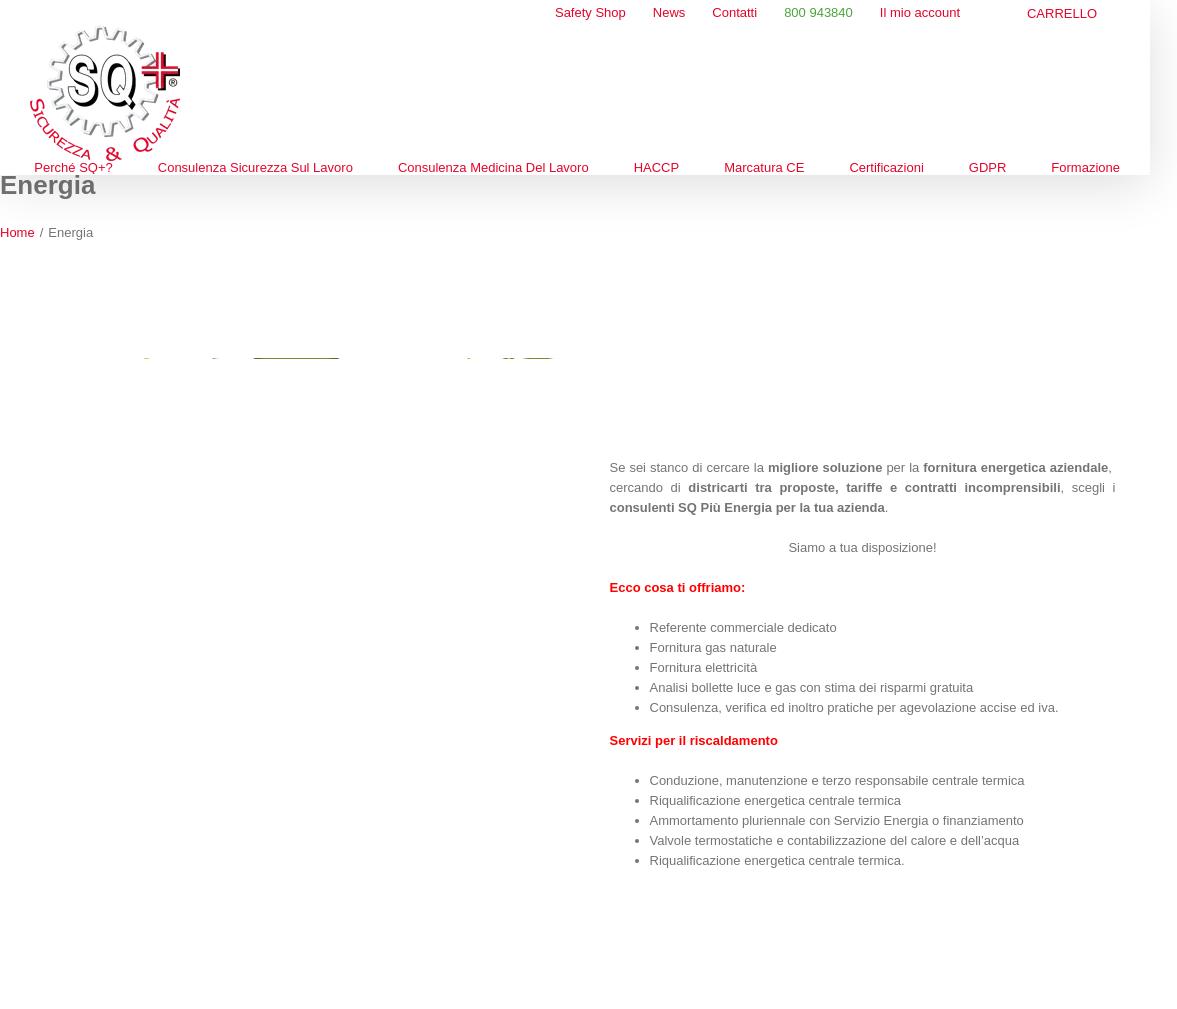 The height and width of the screenshot is (1009, 1177). I want to click on 'Riqualificazione energetica centrale termica', so click(774, 800).